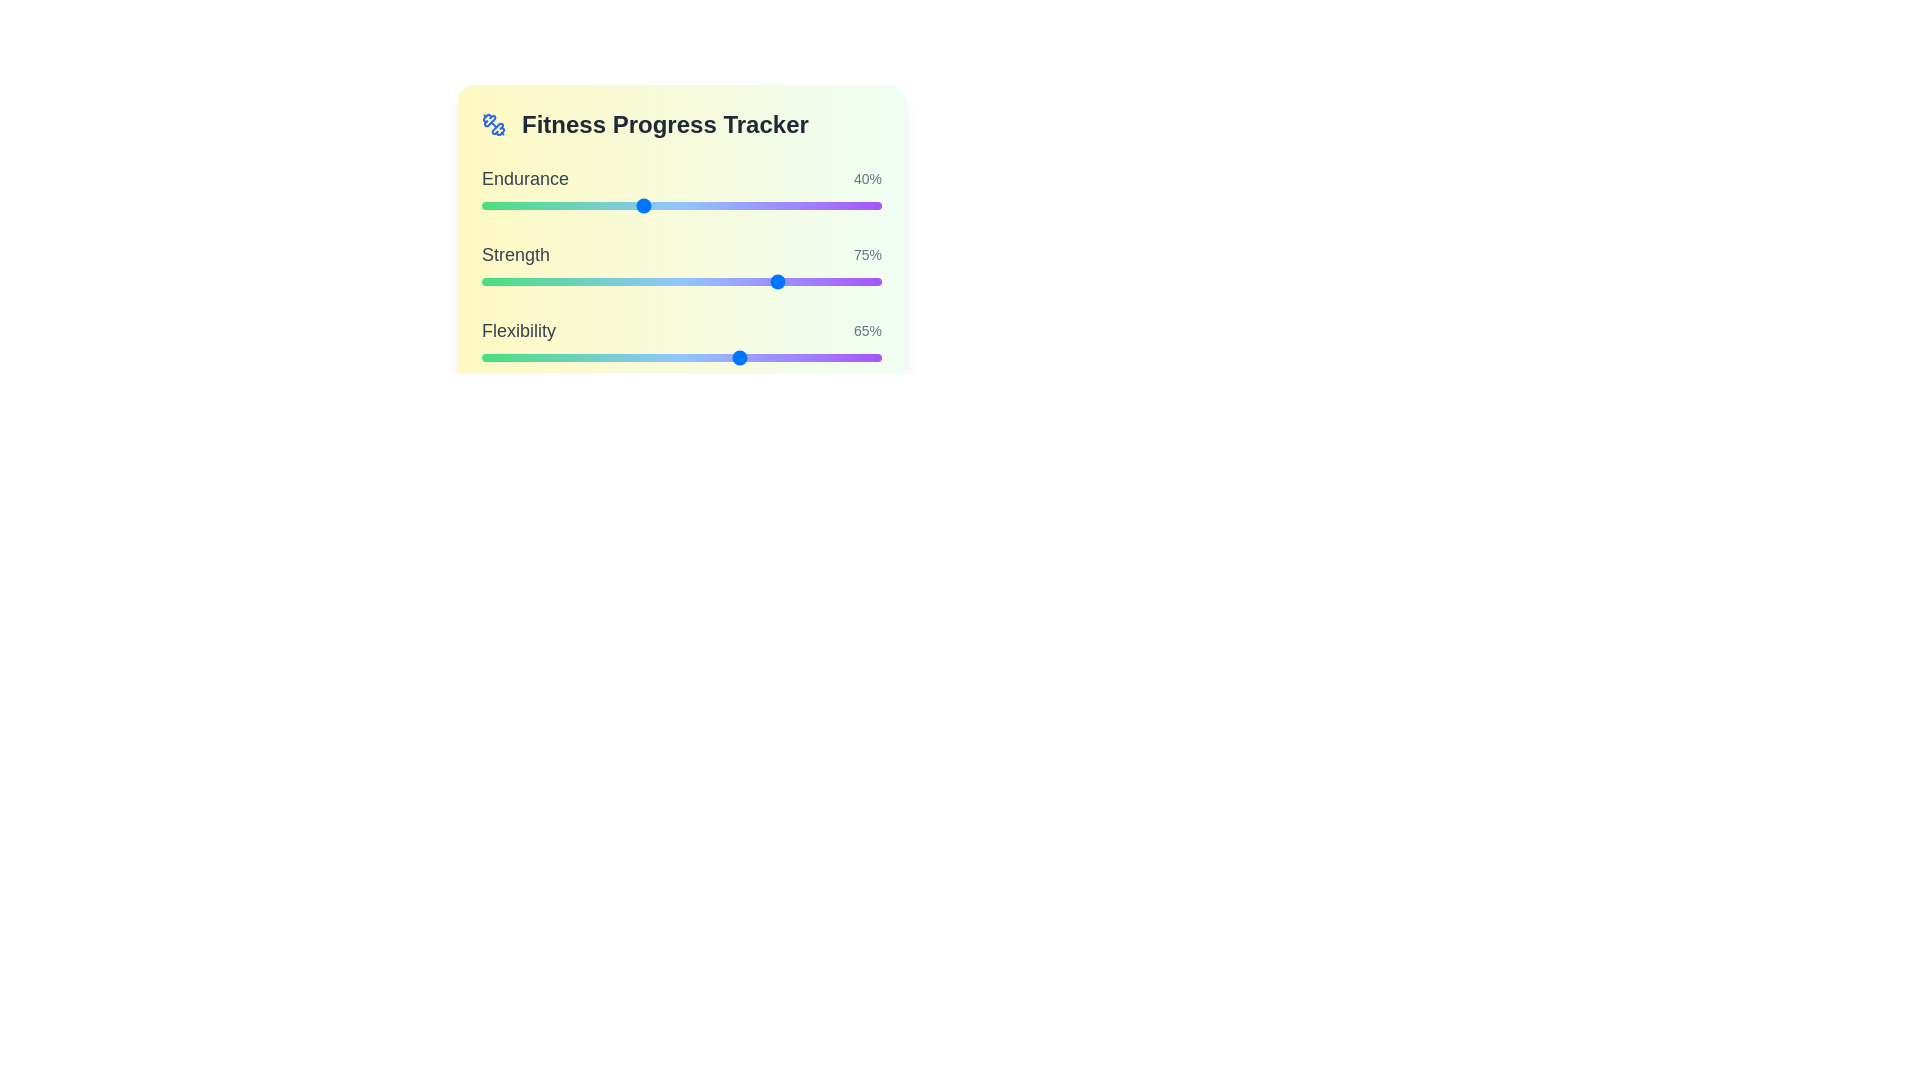 This screenshot has width=1920, height=1080. What do you see at coordinates (681, 342) in the screenshot?
I see `the Range slider labeled 'Flexibility' with a value of 65% for keyboard interaction` at bounding box center [681, 342].